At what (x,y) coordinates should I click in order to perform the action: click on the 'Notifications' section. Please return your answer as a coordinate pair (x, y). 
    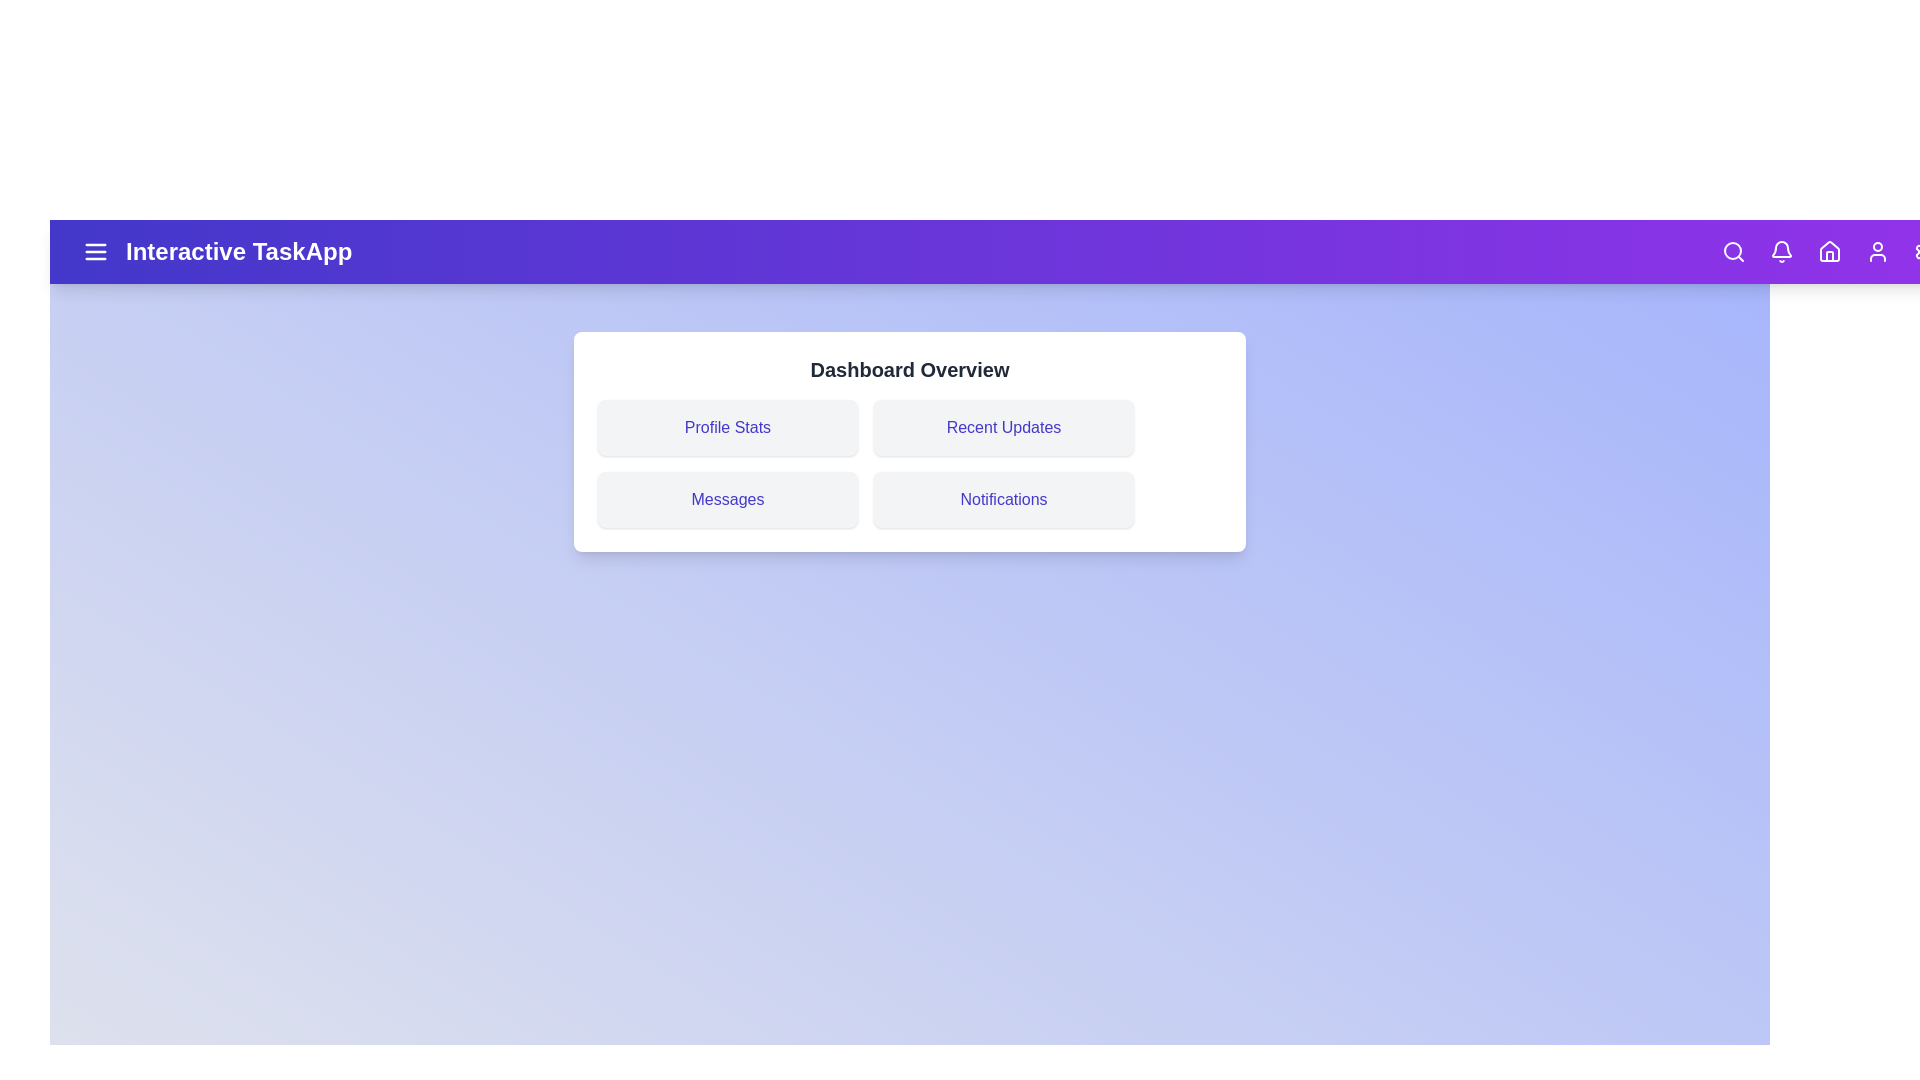
    Looking at the image, I should click on (1003, 499).